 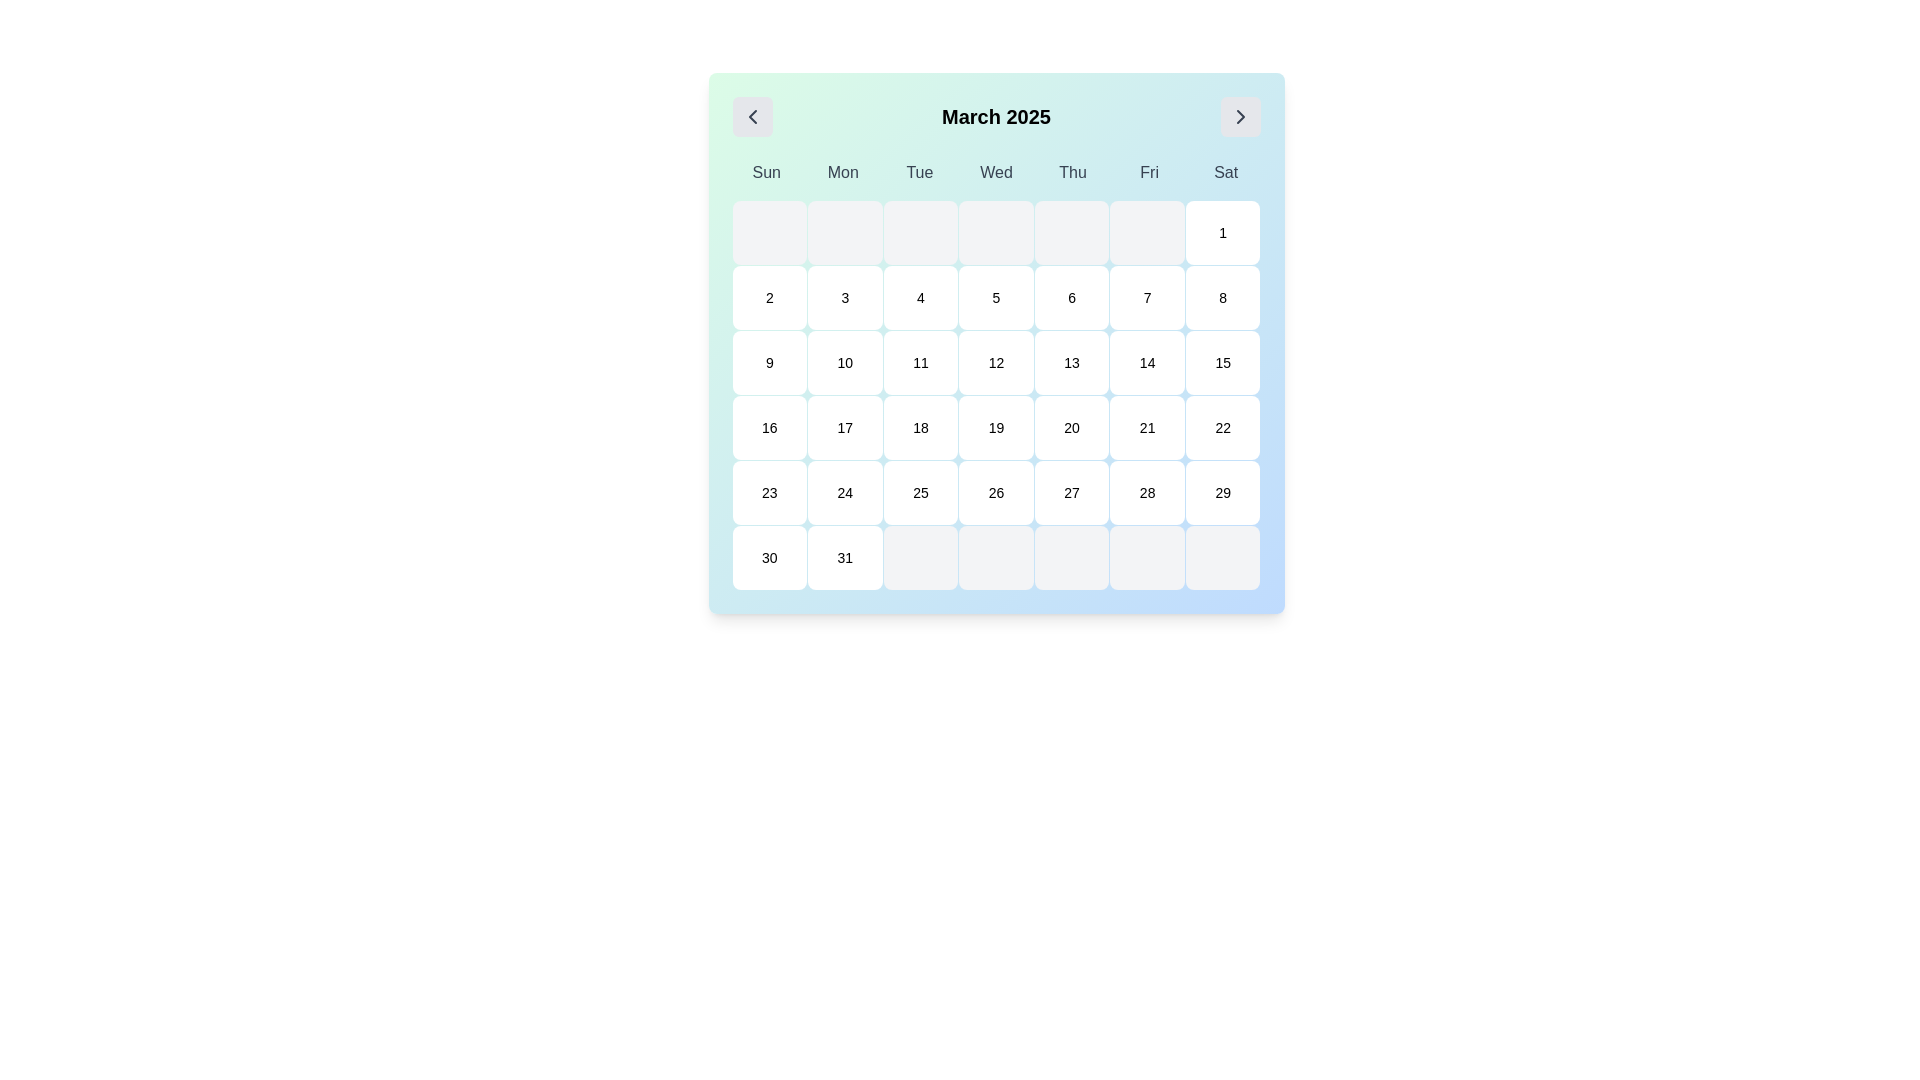 What do you see at coordinates (1147, 231) in the screenshot?
I see `the square-shaped calendar cell located in the first row, sixth column of the calendar grid, styled with a light gray color and rounded corners` at bounding box center [1147, 231].